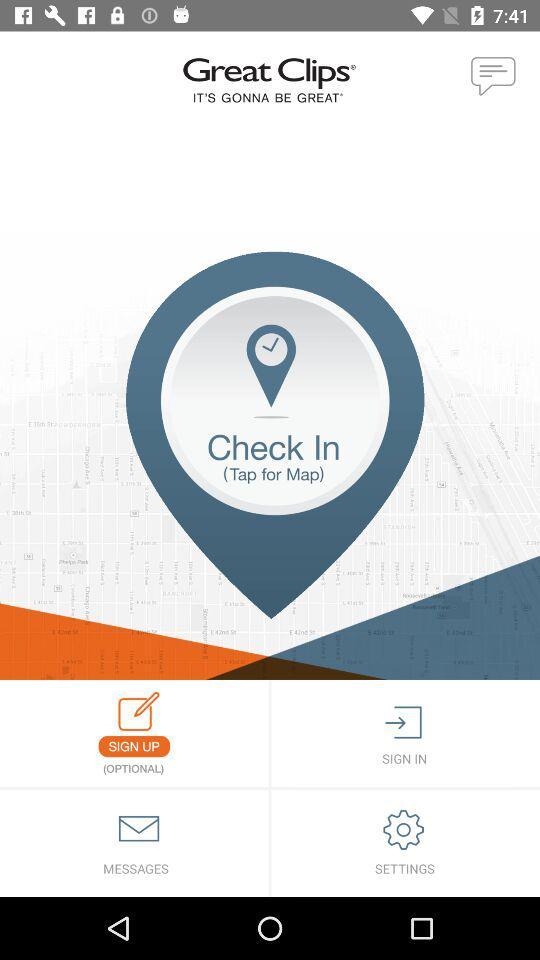 The width and height of the screenshot is (540, 960). Describe the element at coordinates (405, 842) in the screenshot. I see `settings` at that location.